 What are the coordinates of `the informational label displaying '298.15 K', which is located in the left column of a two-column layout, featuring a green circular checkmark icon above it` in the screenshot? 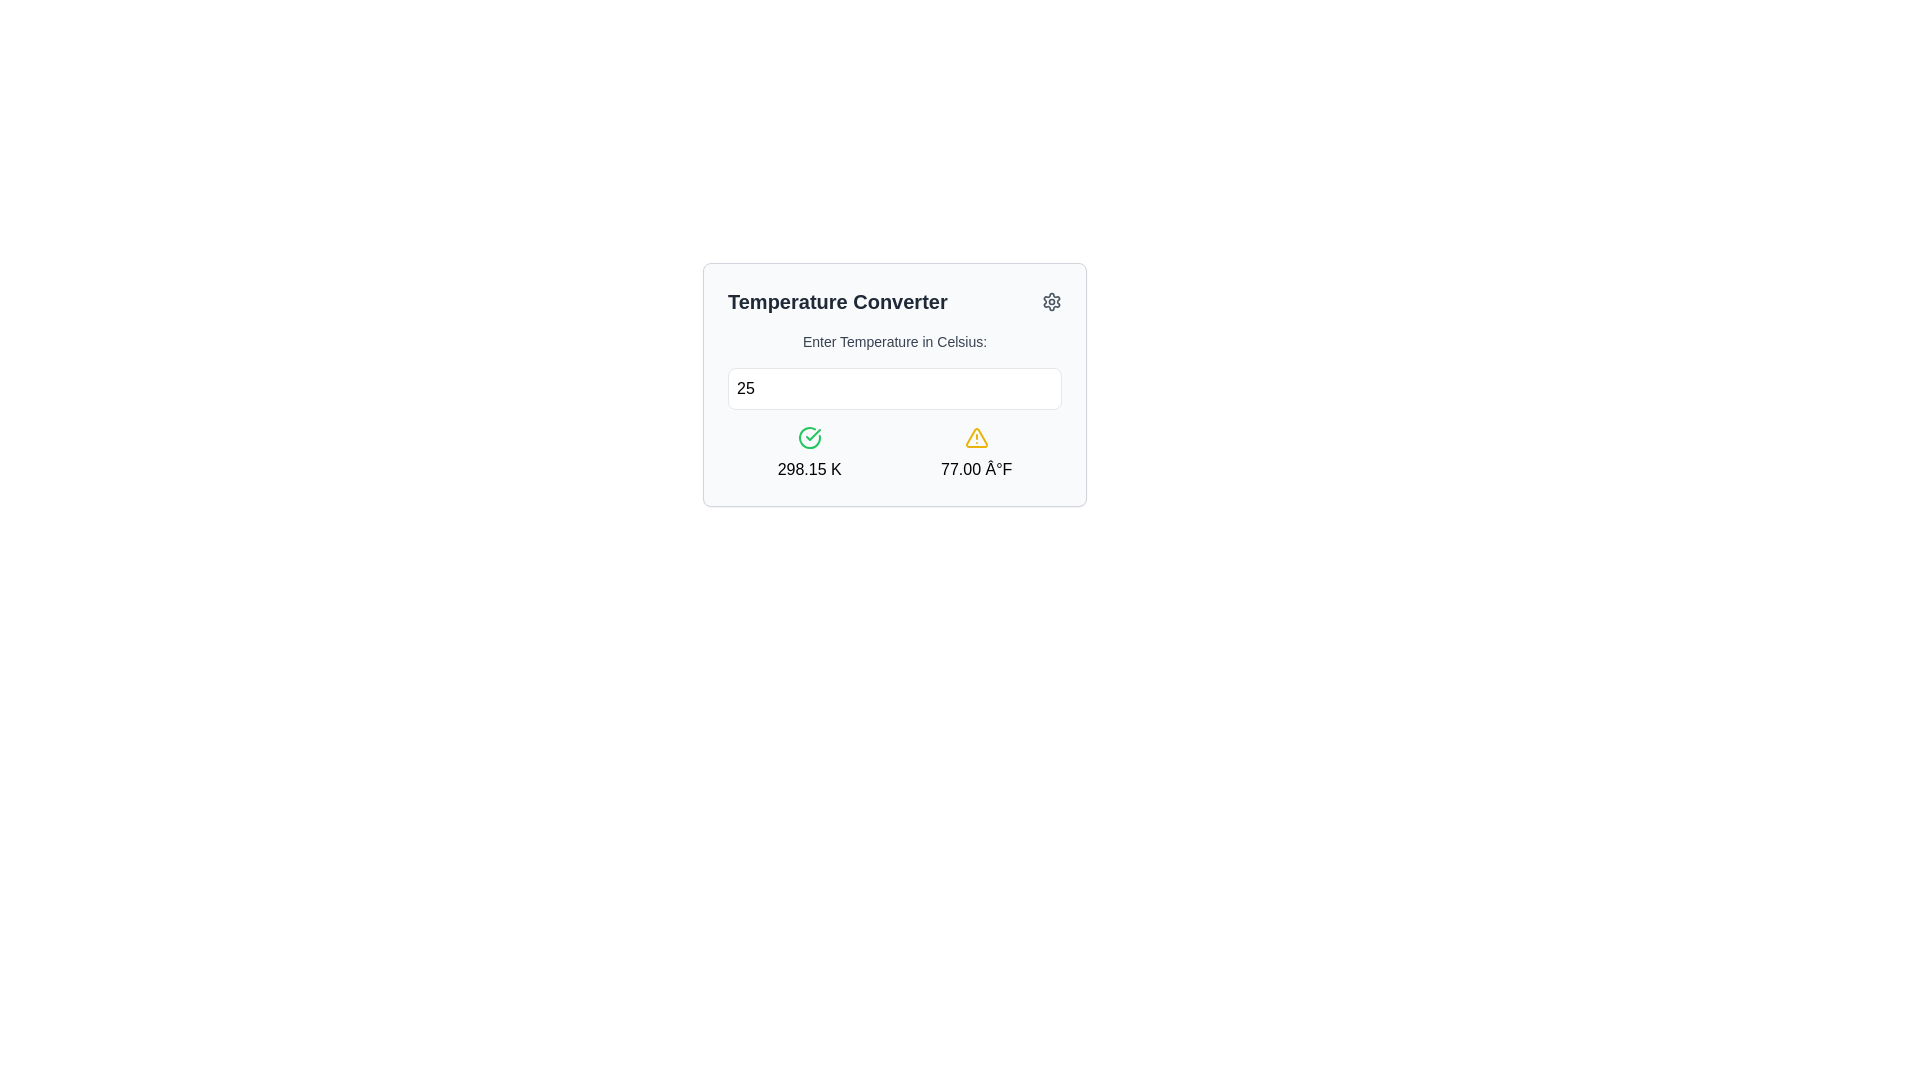 It's located at (809, 454).